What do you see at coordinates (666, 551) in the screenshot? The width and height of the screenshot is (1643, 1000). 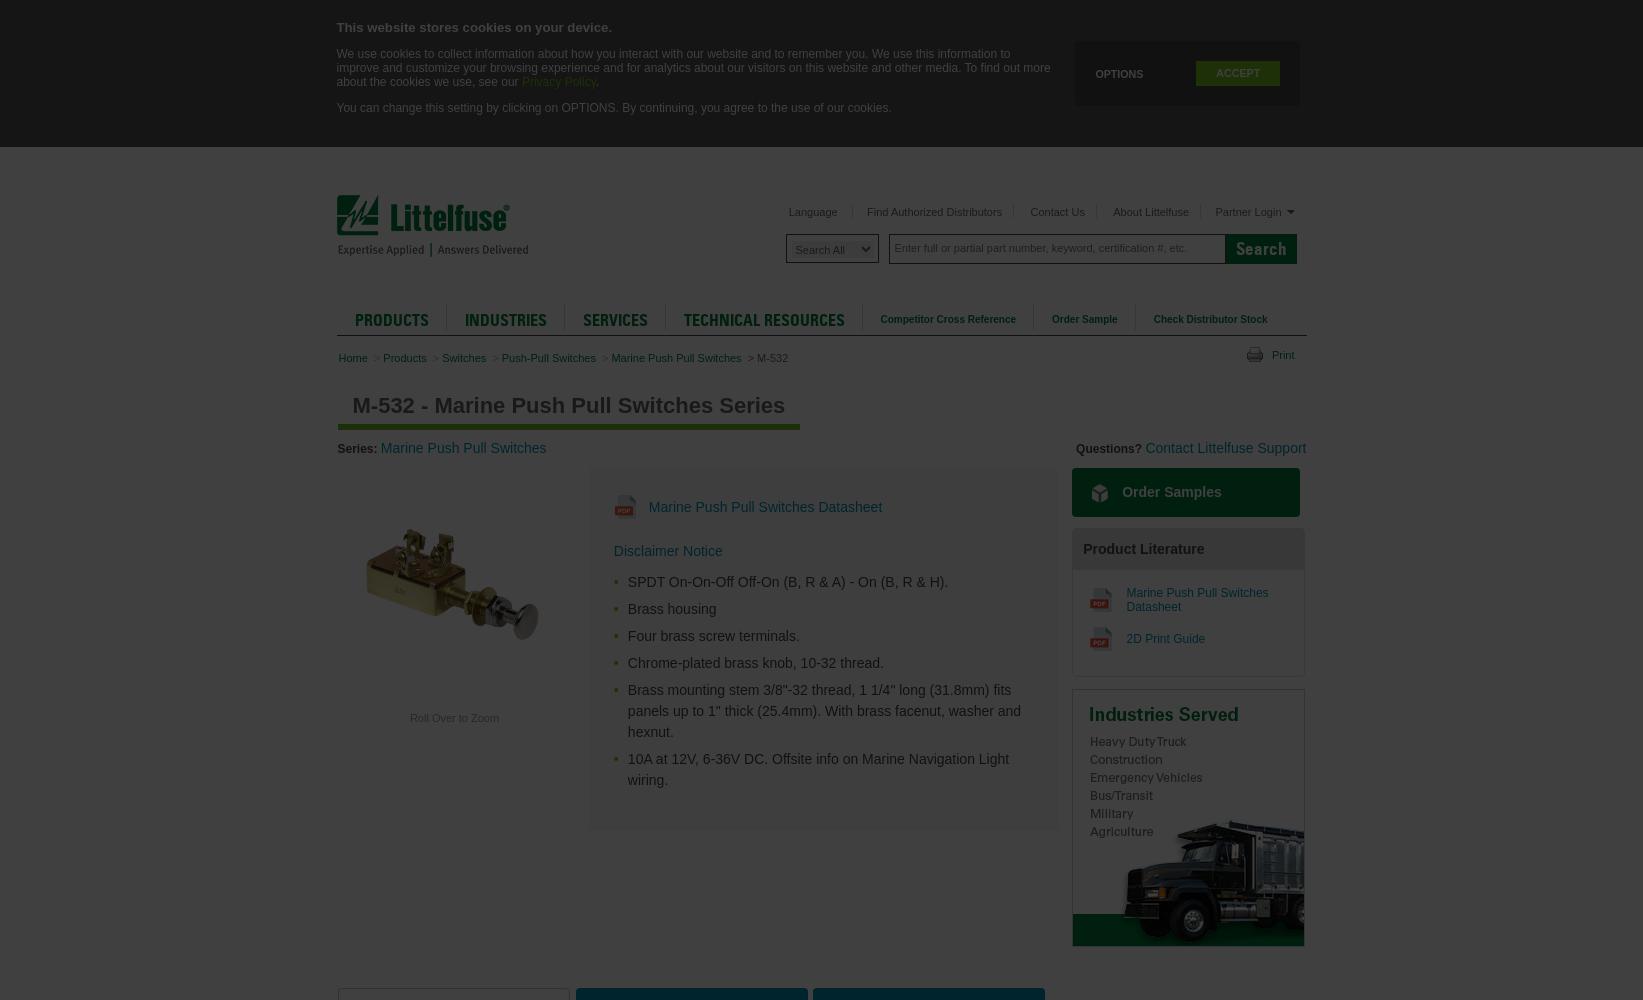 I see `'Disclaimer Notice'` at bounding box center [666, 551].